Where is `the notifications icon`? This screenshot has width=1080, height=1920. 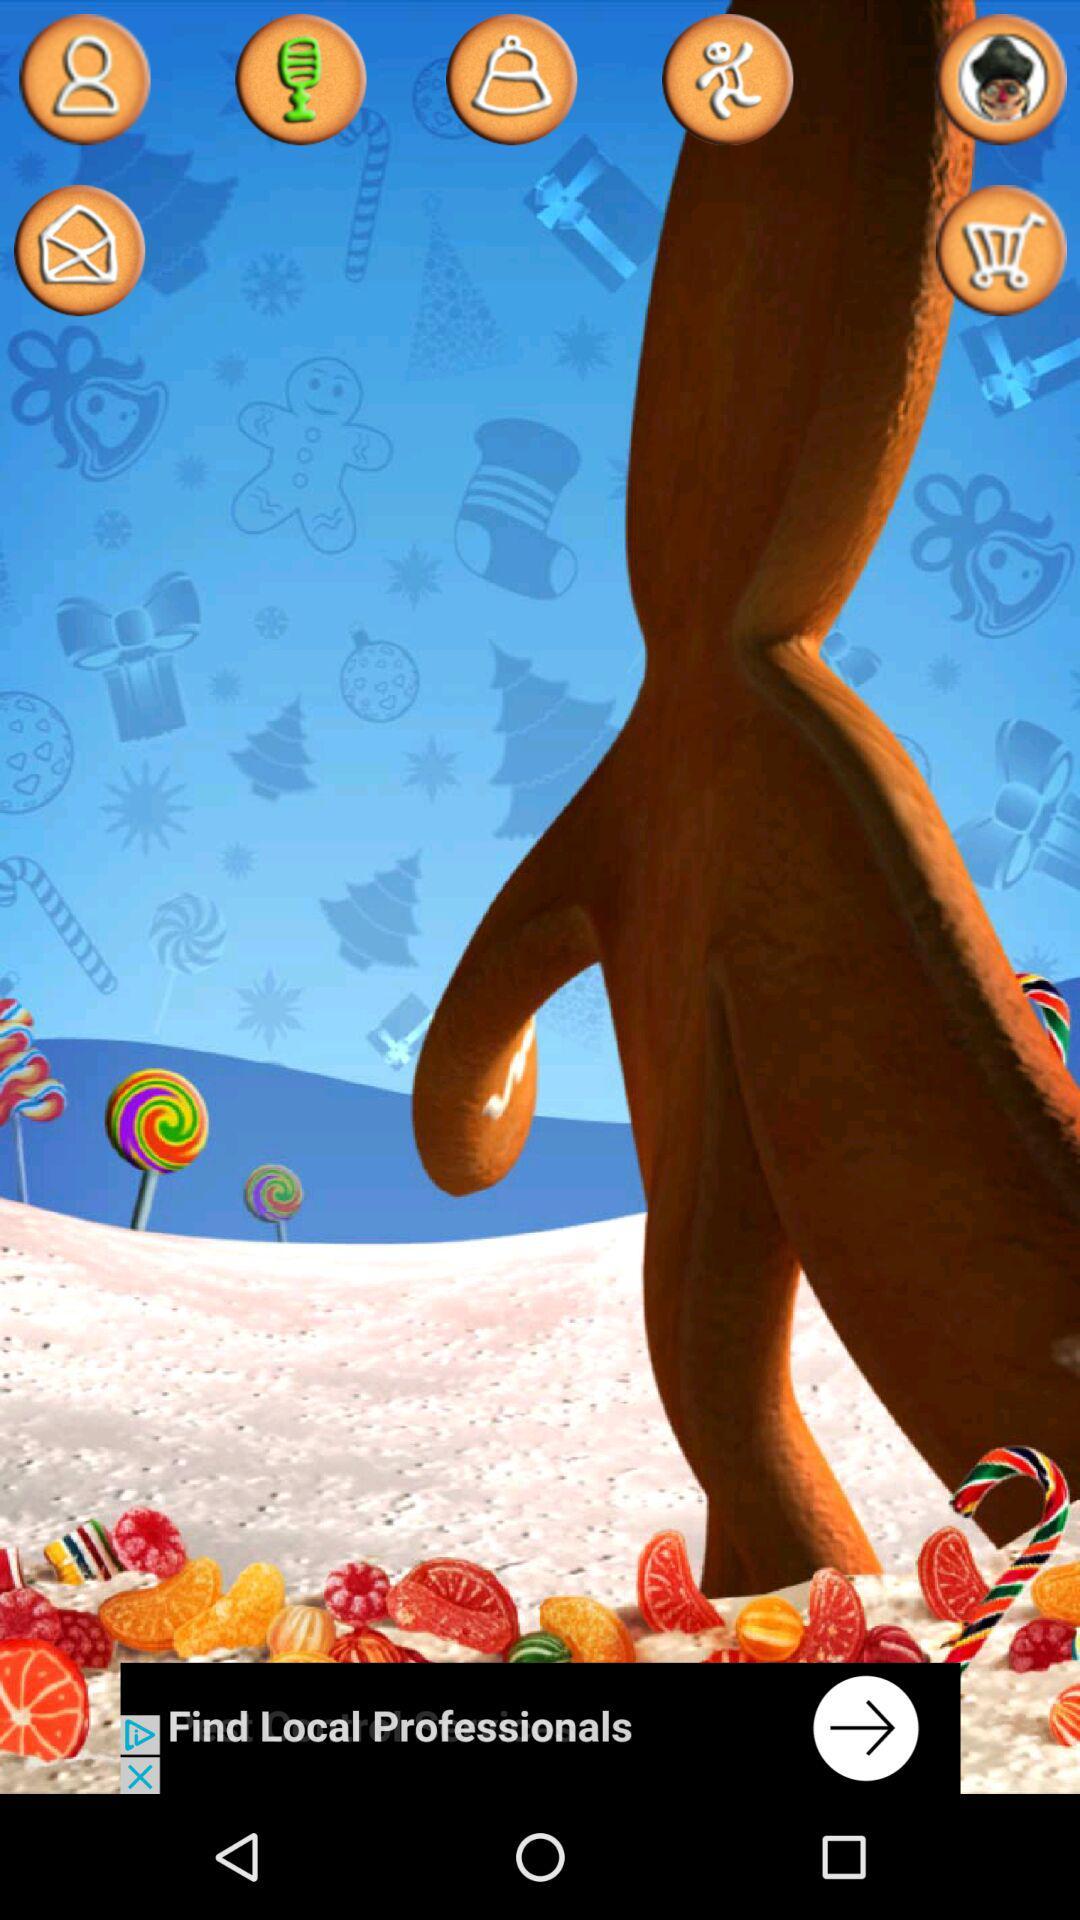 the notifications icon is located at coordinates (510, 83).